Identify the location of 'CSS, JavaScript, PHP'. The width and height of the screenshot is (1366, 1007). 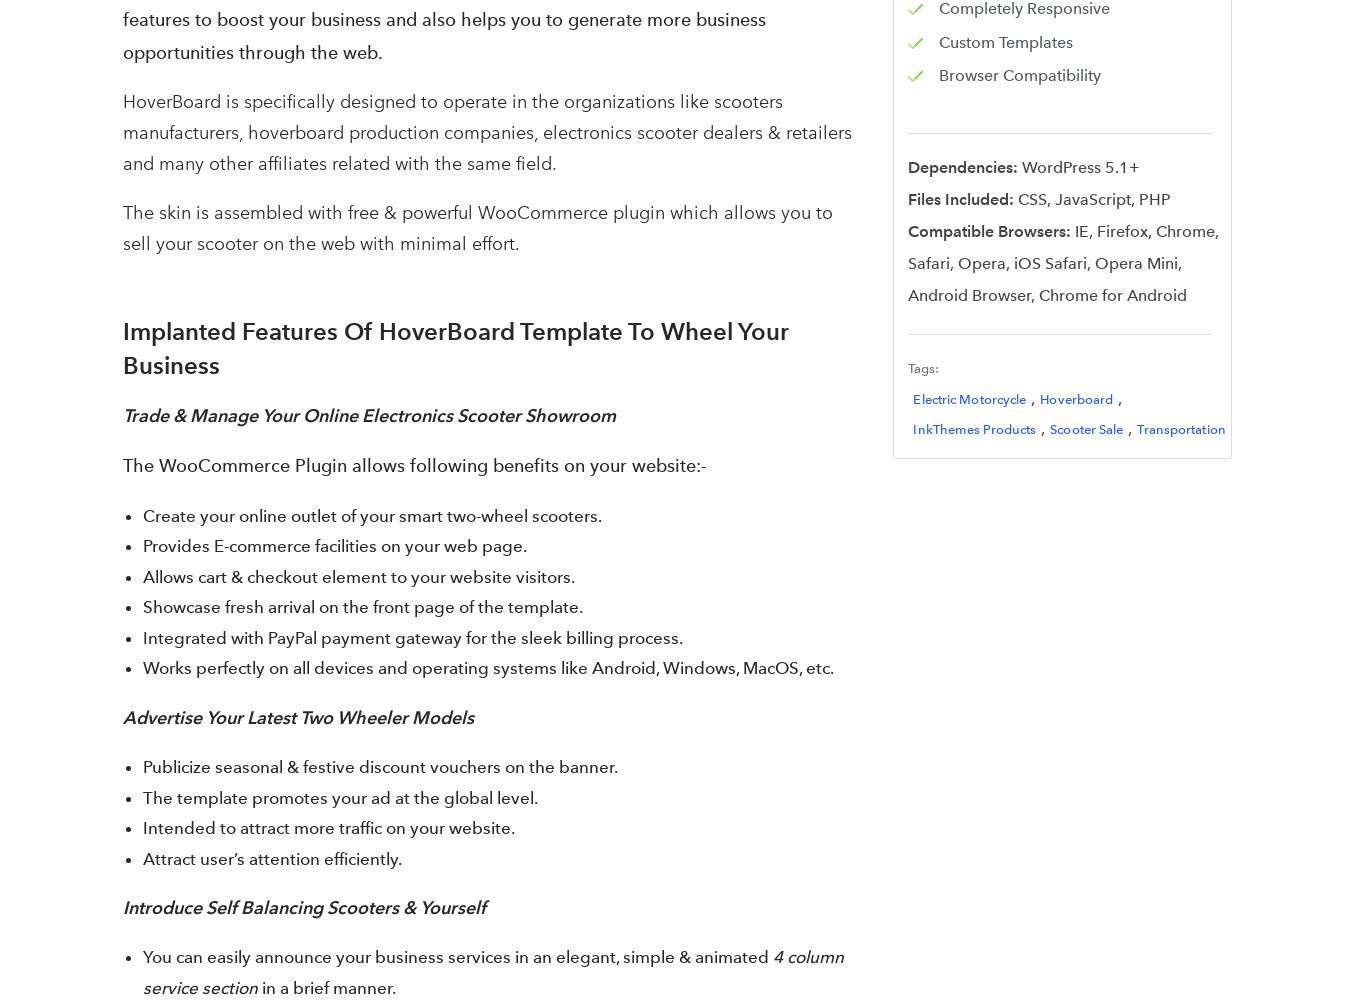
(1091, 199).